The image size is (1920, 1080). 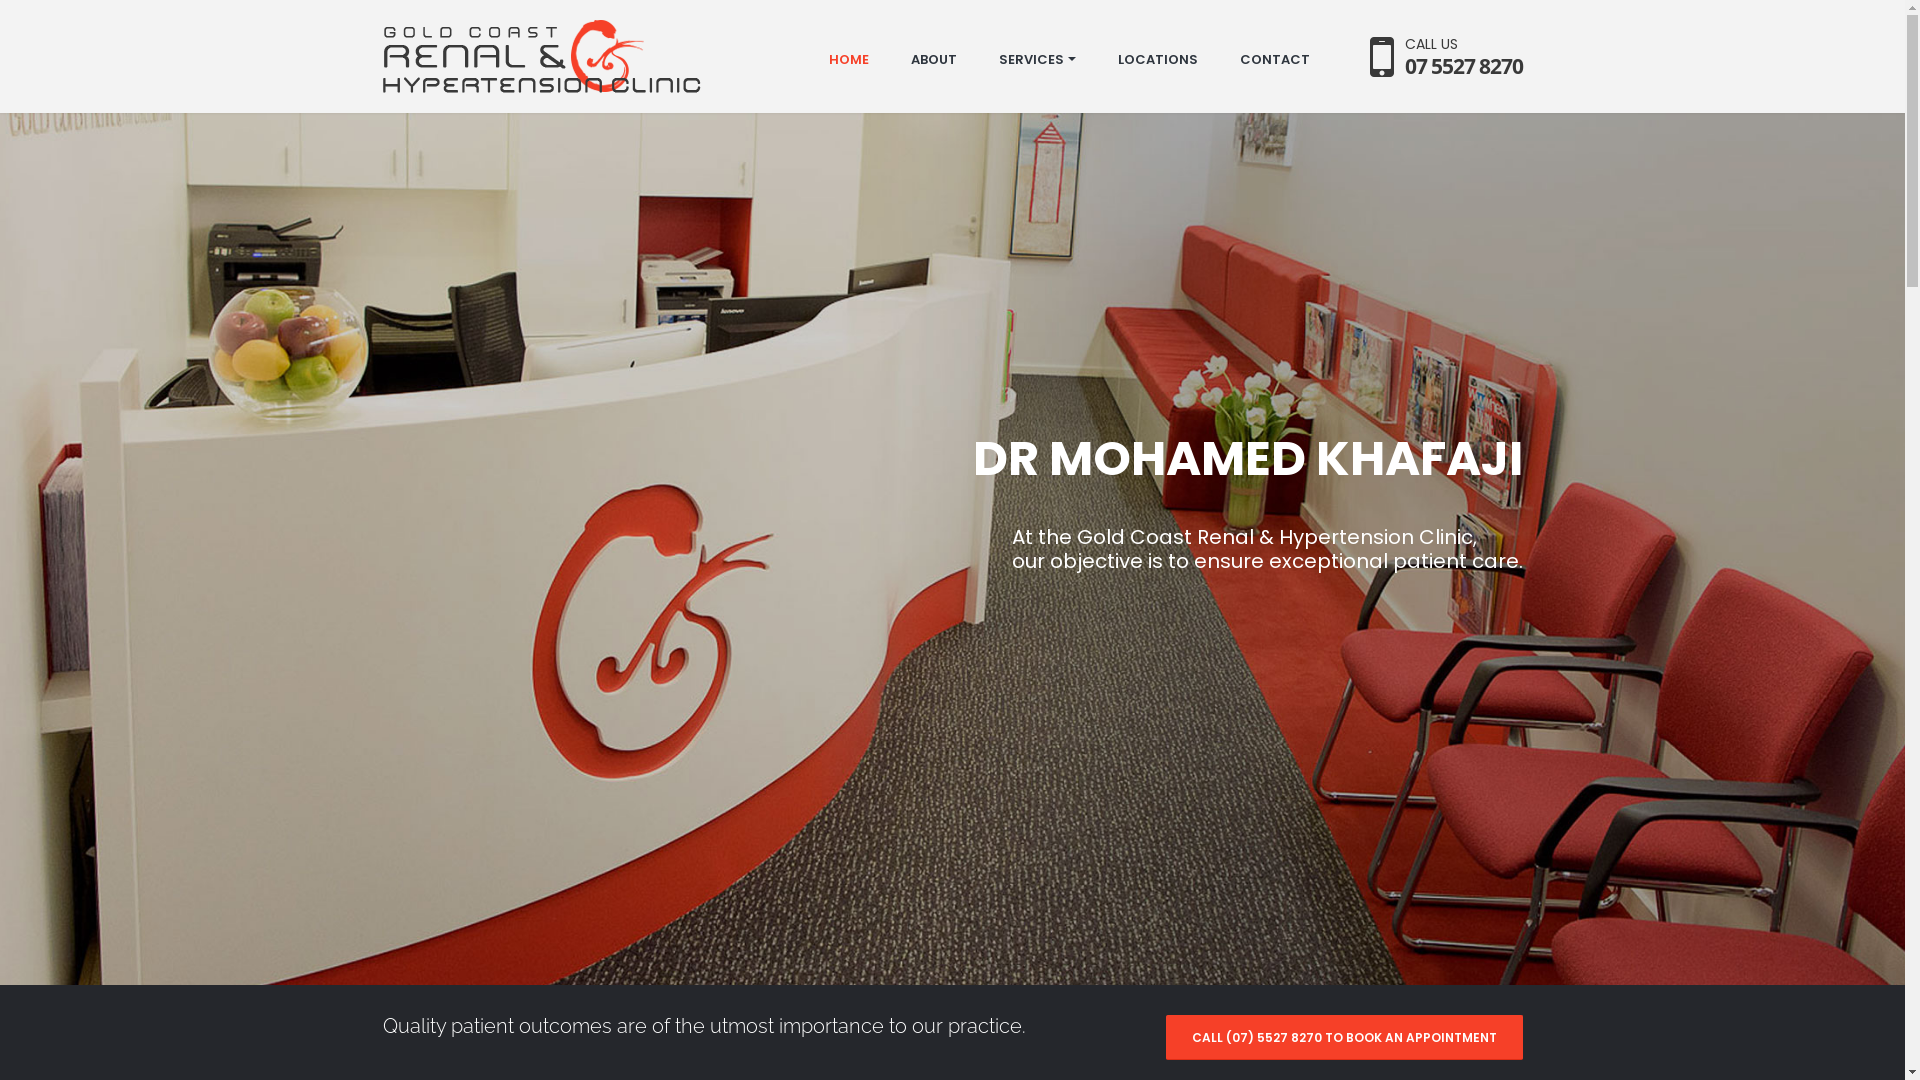 What do you see at coordinates (1036, 59) in the screenshot?
I see `'SERVICES'` at bounding box center [1036, 59].